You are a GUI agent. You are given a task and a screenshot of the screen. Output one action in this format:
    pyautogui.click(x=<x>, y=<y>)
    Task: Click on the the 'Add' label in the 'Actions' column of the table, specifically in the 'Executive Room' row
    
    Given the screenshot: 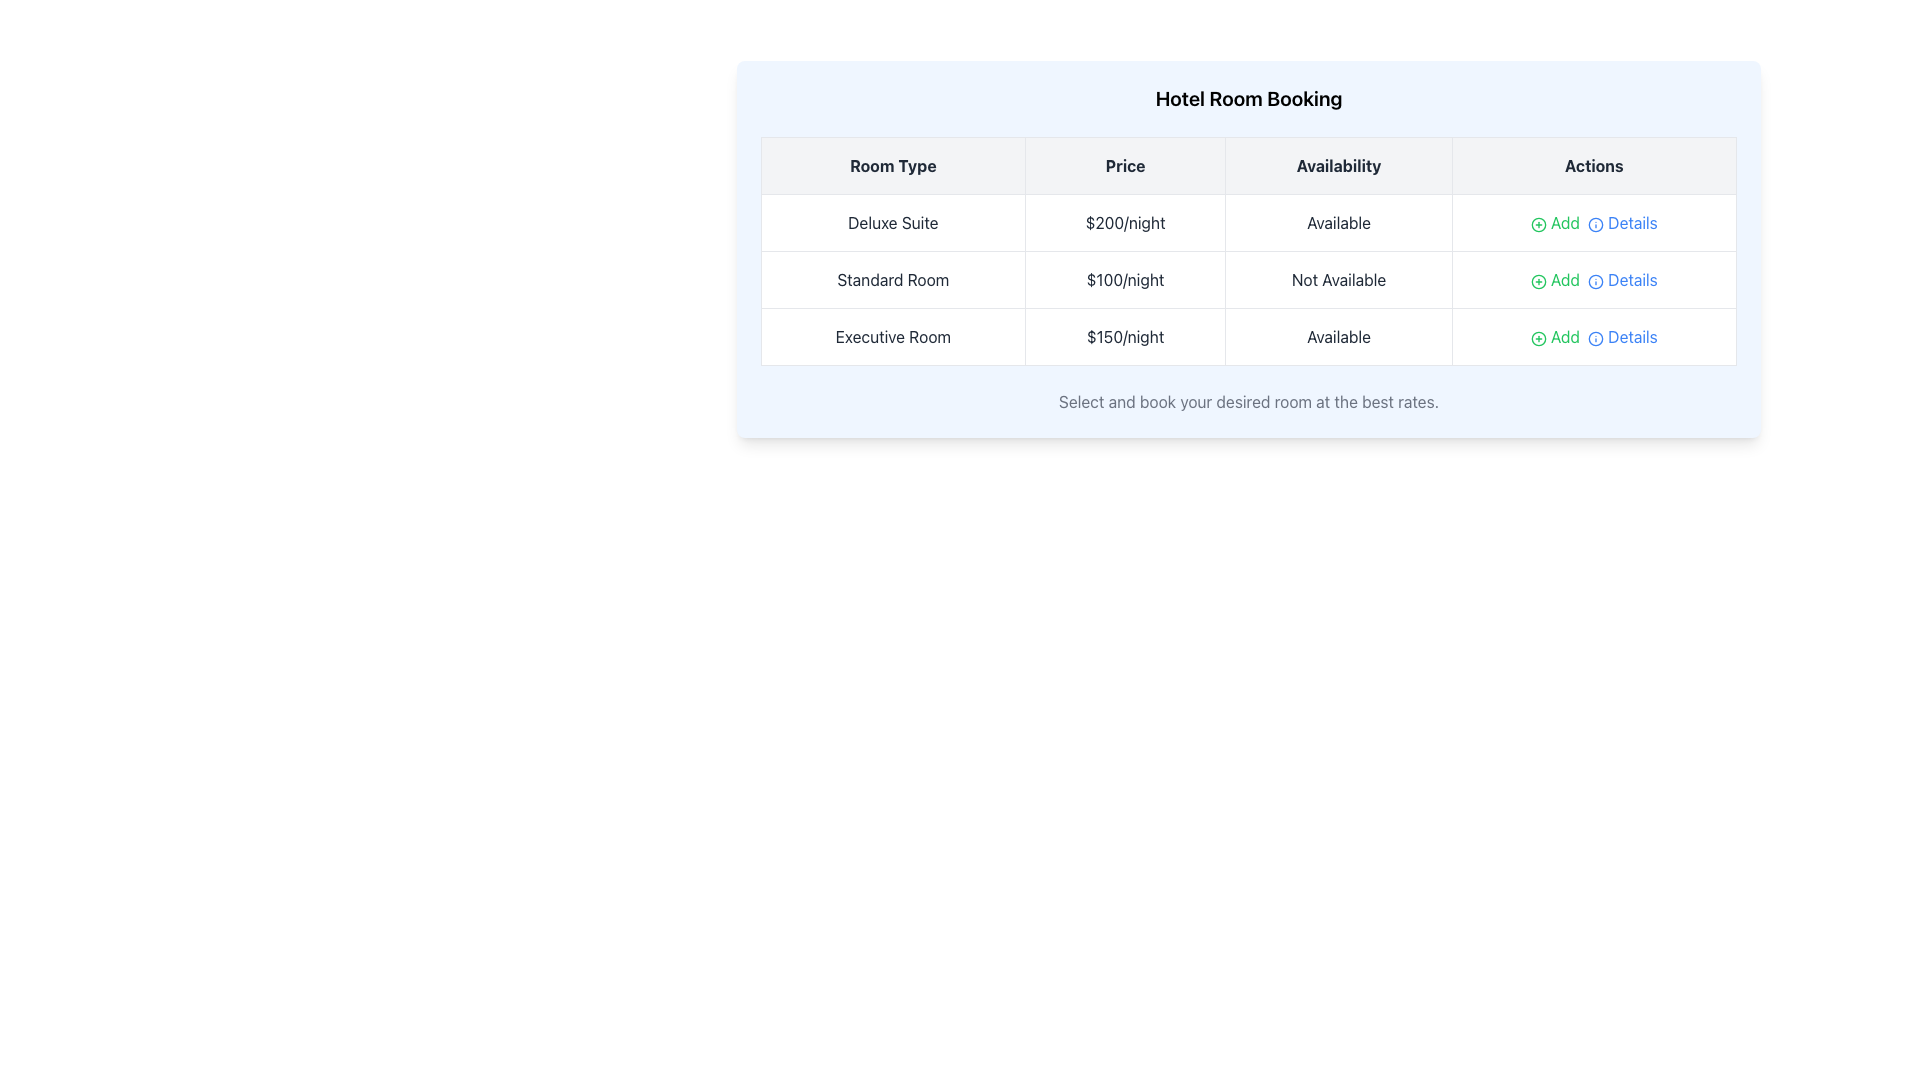 What is the action you would take?
    pyautogui.click(x=1593, y=335)
    